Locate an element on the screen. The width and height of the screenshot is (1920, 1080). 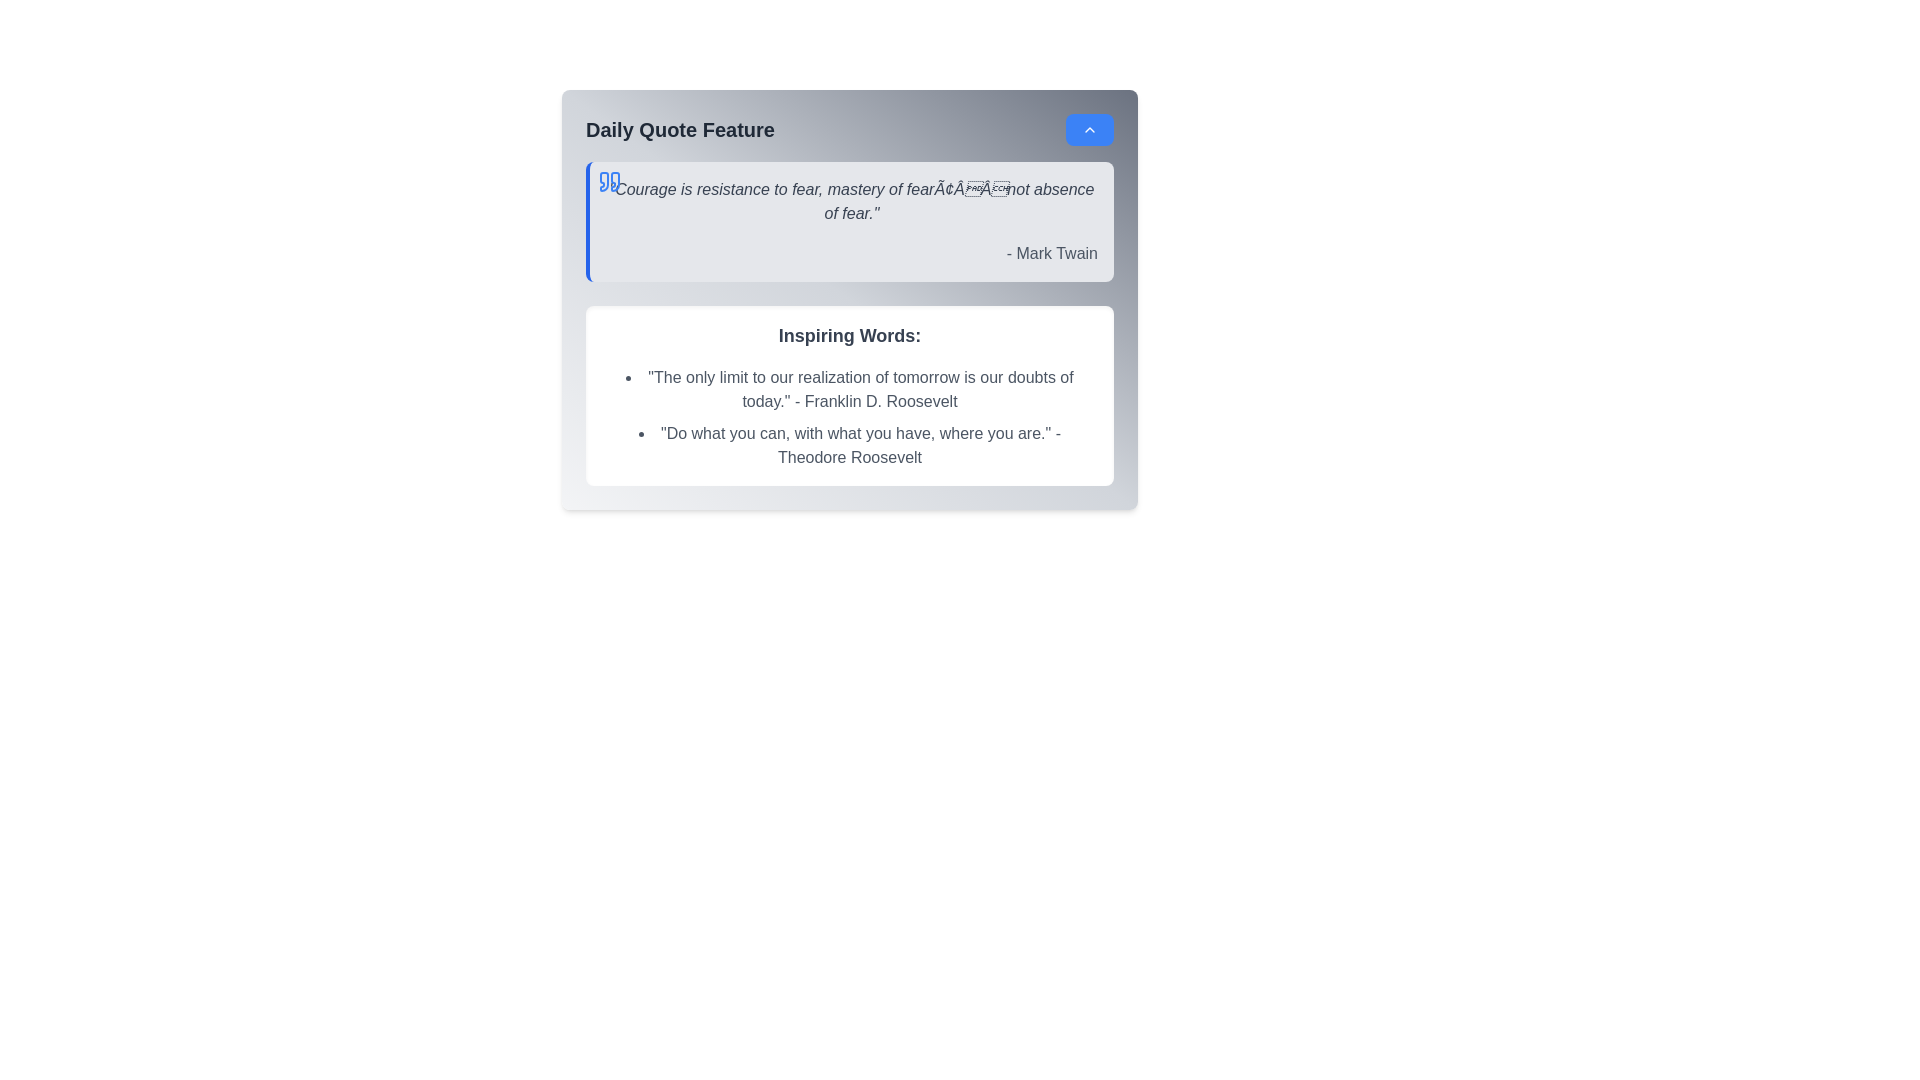
the button in the top-right portion of the 'Daily Quote Feature' section is located at coordinates (1088, 130).